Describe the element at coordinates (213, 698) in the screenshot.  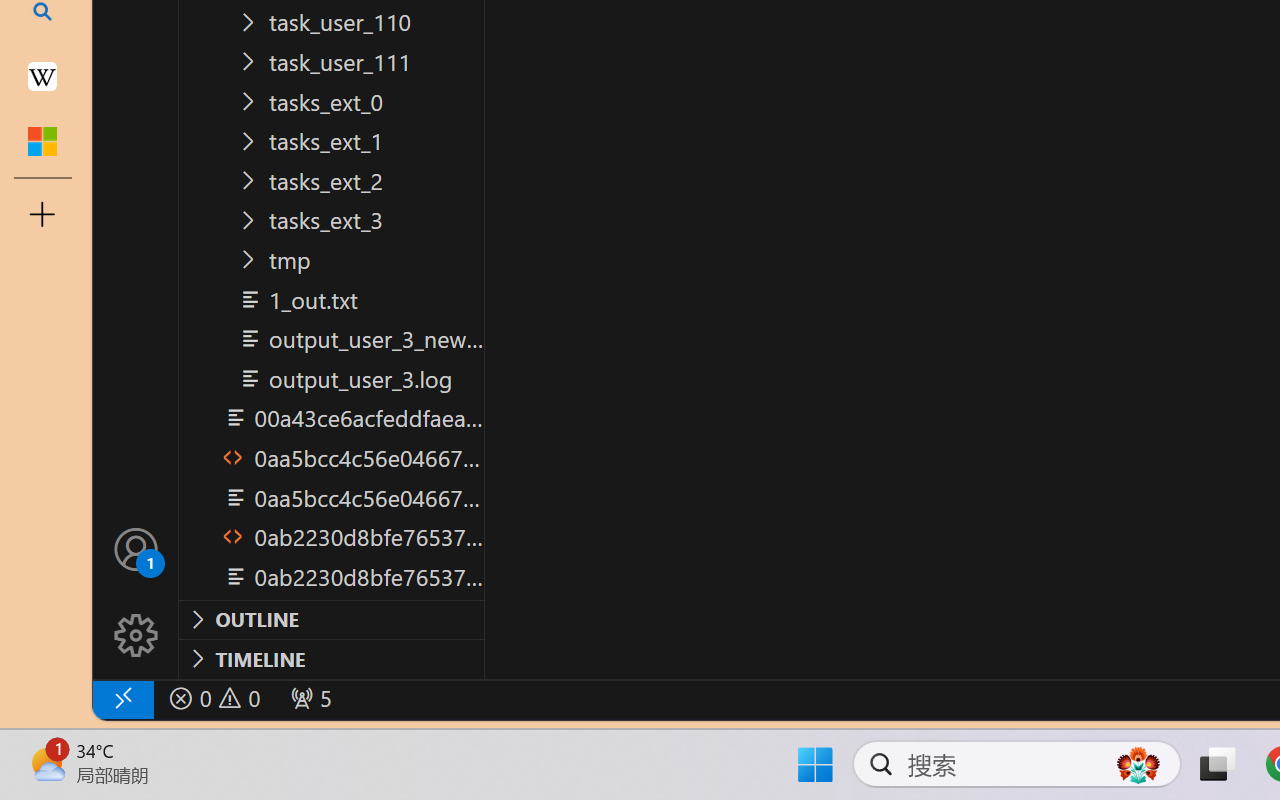
I see `'No Problems'` at that location.